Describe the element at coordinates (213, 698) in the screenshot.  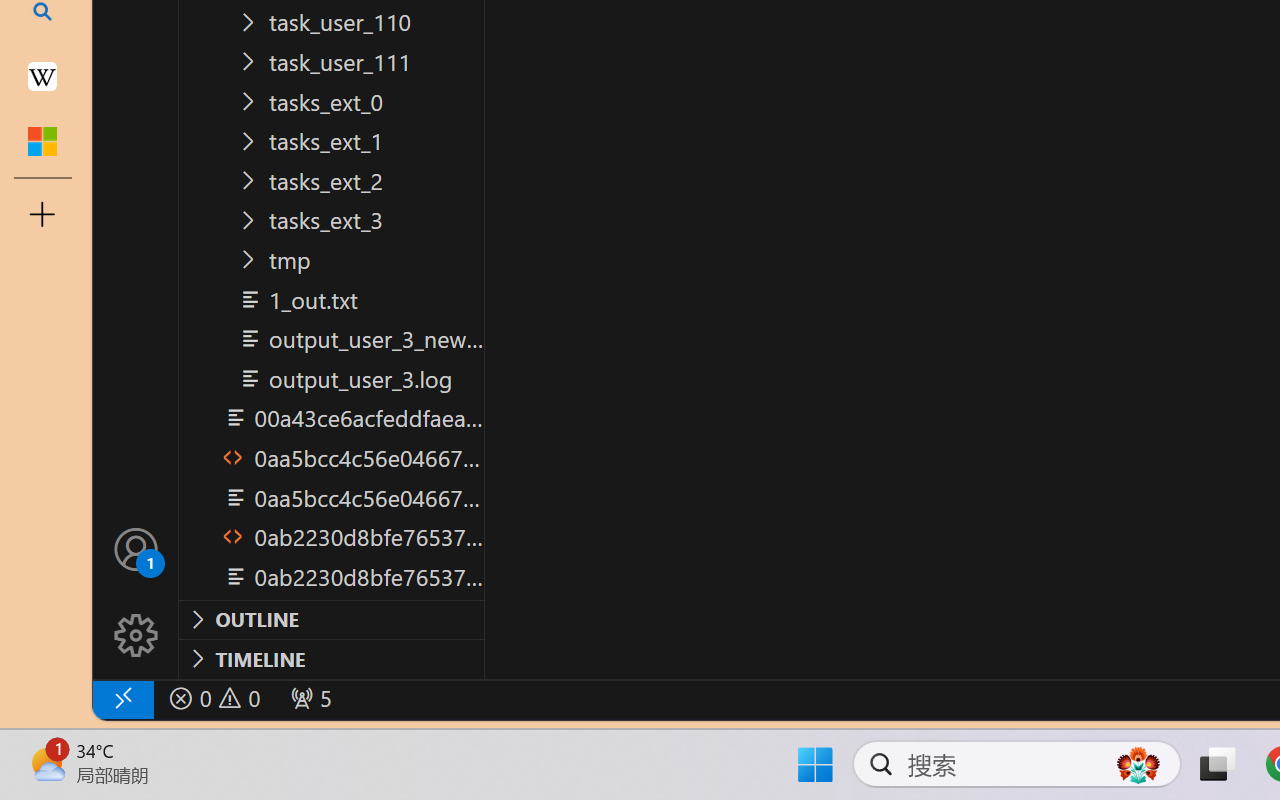
I see `'No Problems'` at that location.